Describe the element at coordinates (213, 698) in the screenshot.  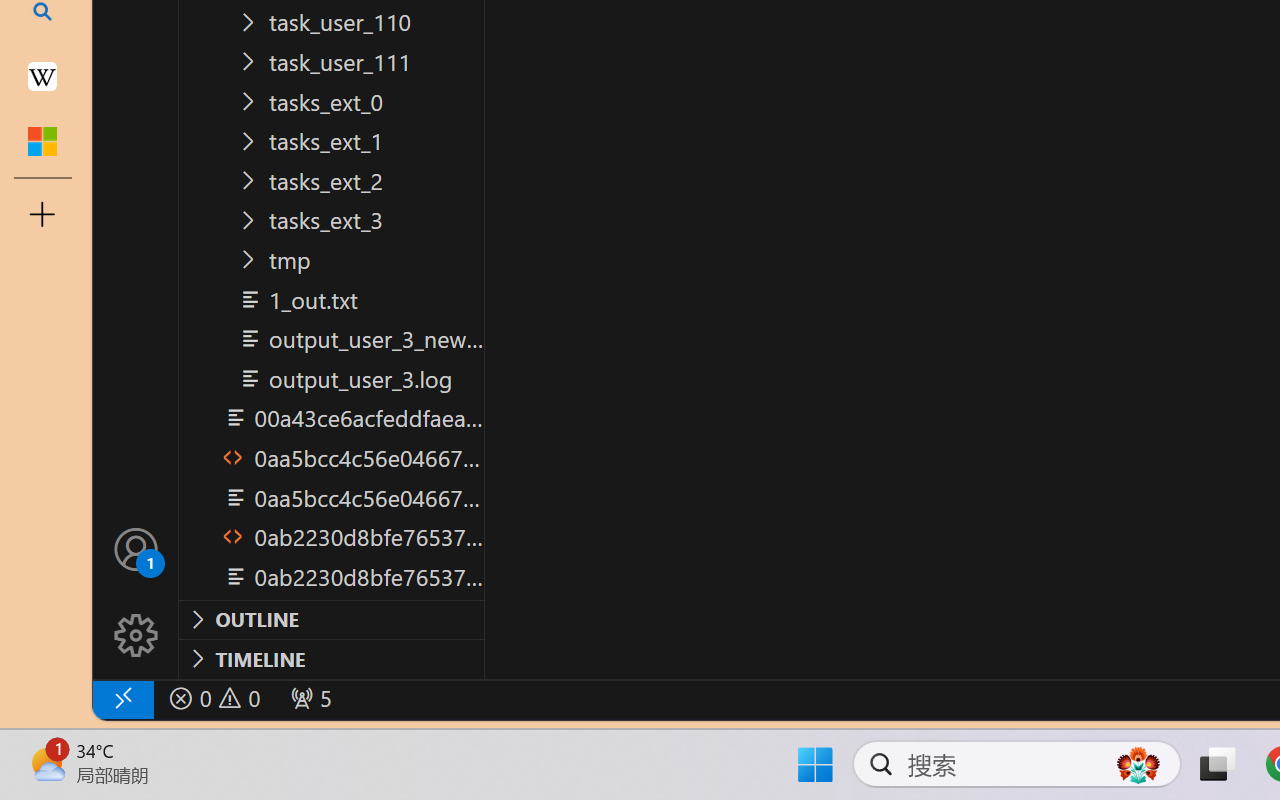
I see `'No Problems'` at that location.